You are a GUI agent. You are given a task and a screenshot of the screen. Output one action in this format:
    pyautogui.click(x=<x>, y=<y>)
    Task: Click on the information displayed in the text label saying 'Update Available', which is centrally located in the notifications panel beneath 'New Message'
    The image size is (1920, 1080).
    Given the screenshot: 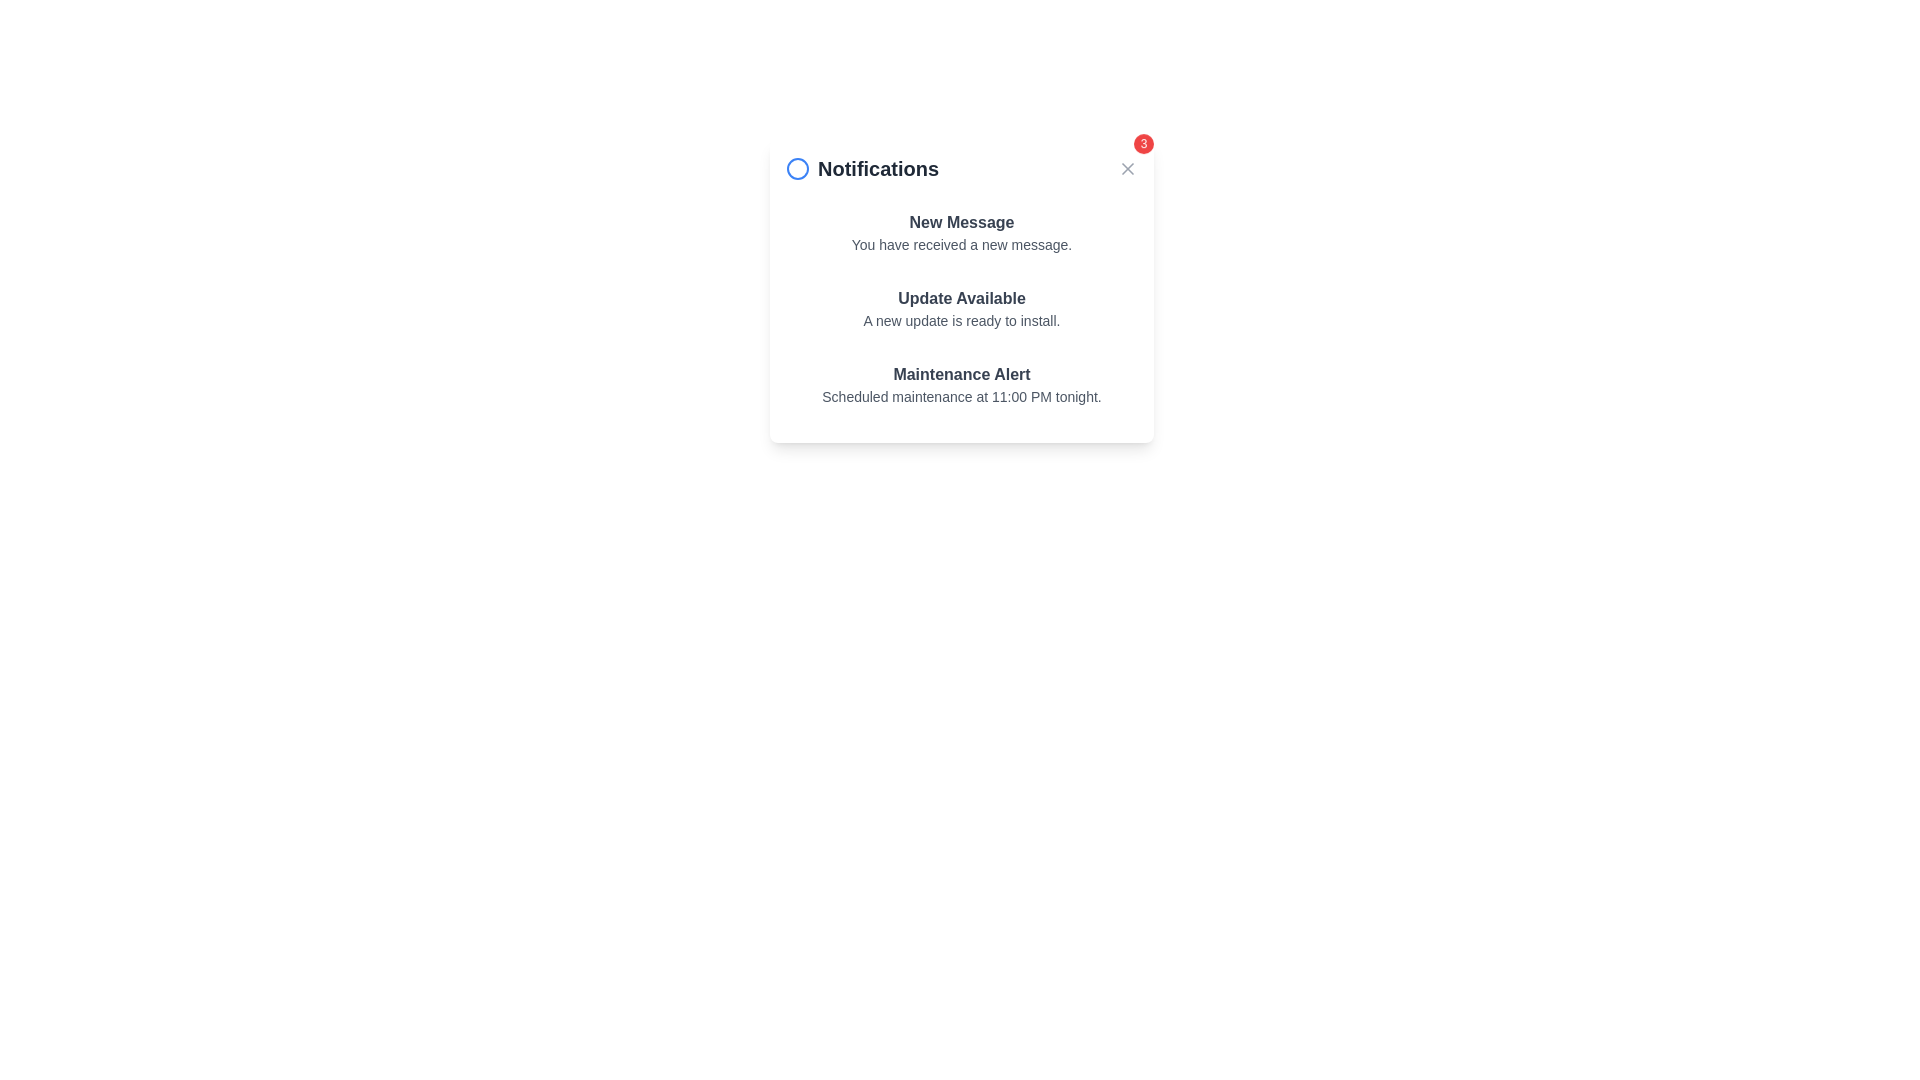 What is the action you would take?
    pyautogui.click(x=961, y=297)
    